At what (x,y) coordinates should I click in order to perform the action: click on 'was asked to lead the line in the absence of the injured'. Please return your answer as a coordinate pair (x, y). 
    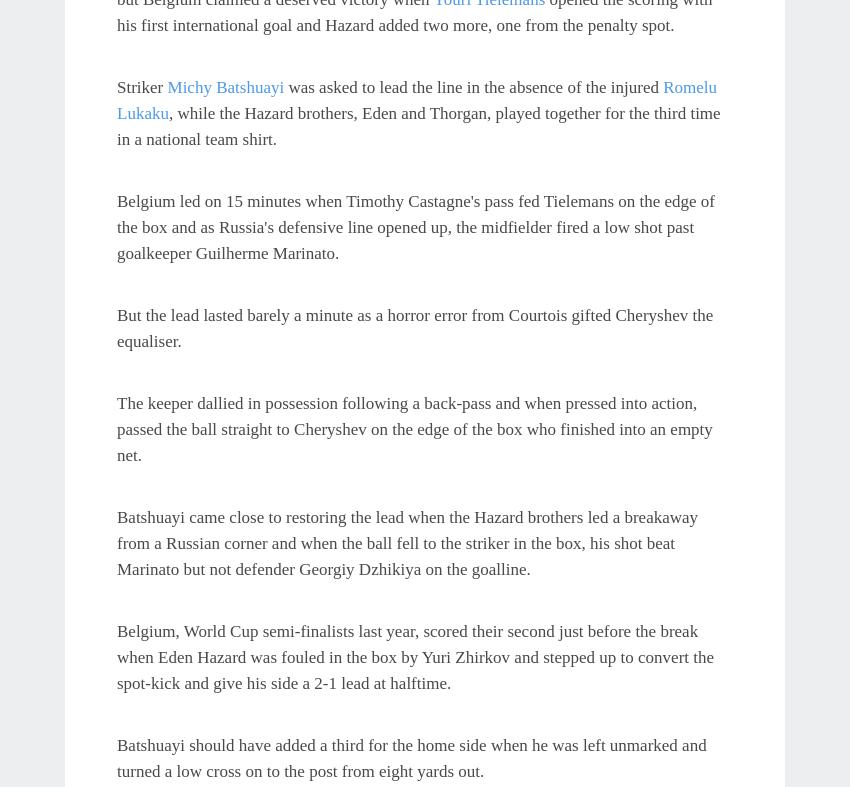
    Looking at the image, I should click on (473, 85).